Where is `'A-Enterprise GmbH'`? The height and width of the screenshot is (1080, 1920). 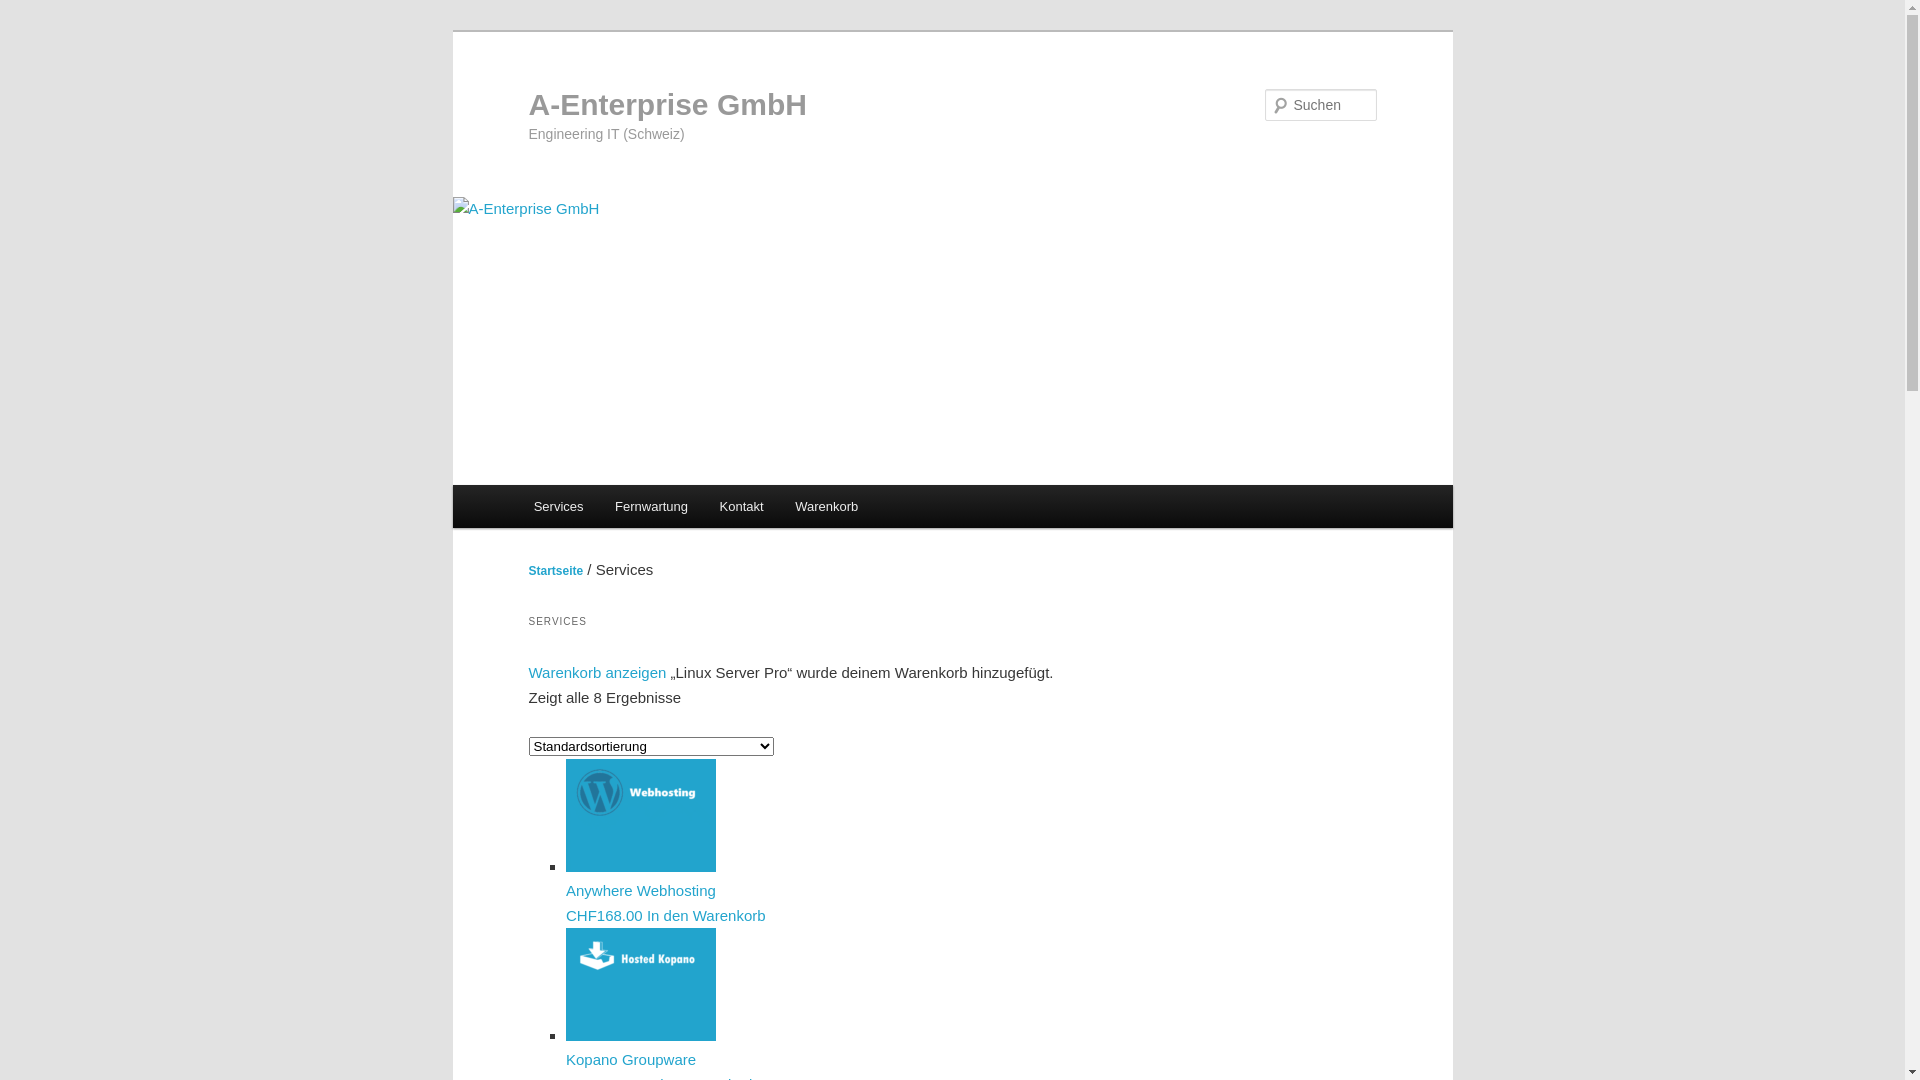 'A-Enterprise GmbH' is located at coordinates (667, 104).